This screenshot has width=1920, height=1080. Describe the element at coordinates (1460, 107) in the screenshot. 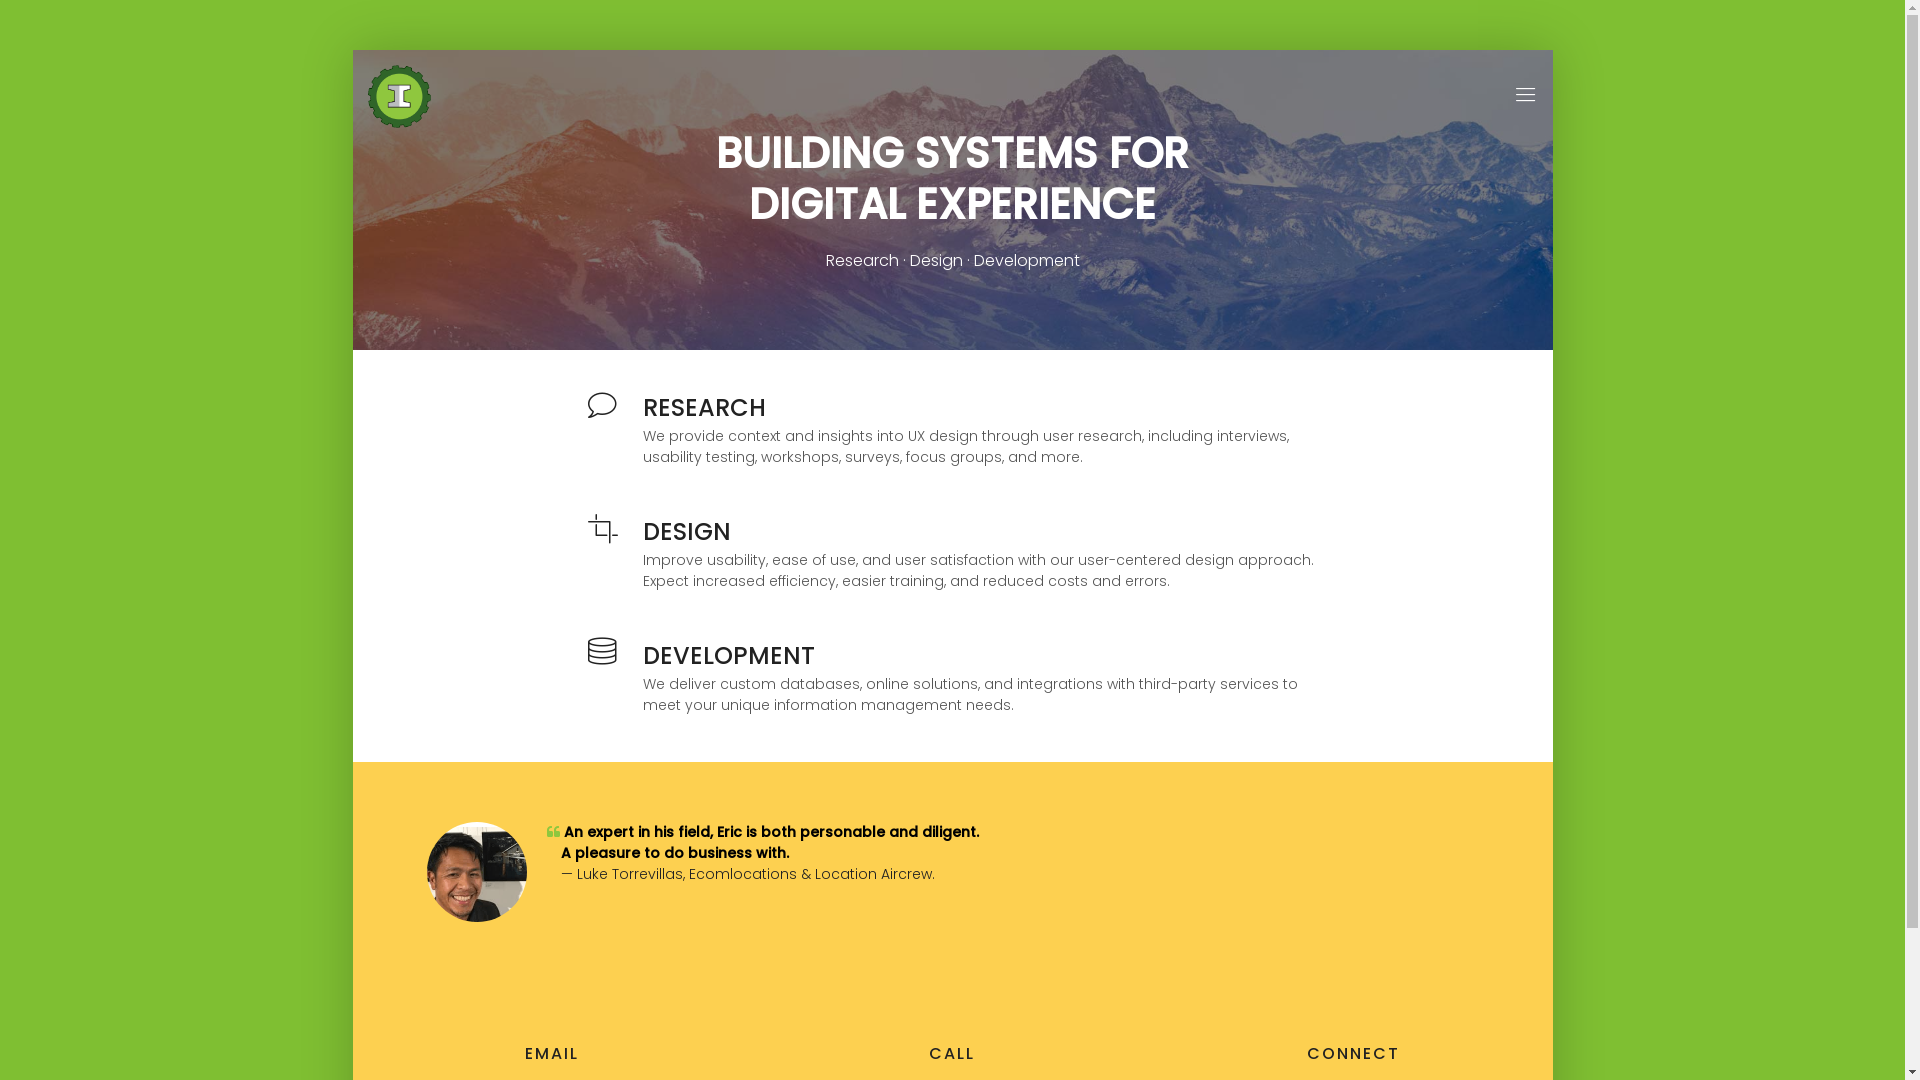

I see `'HOME'` at that location.